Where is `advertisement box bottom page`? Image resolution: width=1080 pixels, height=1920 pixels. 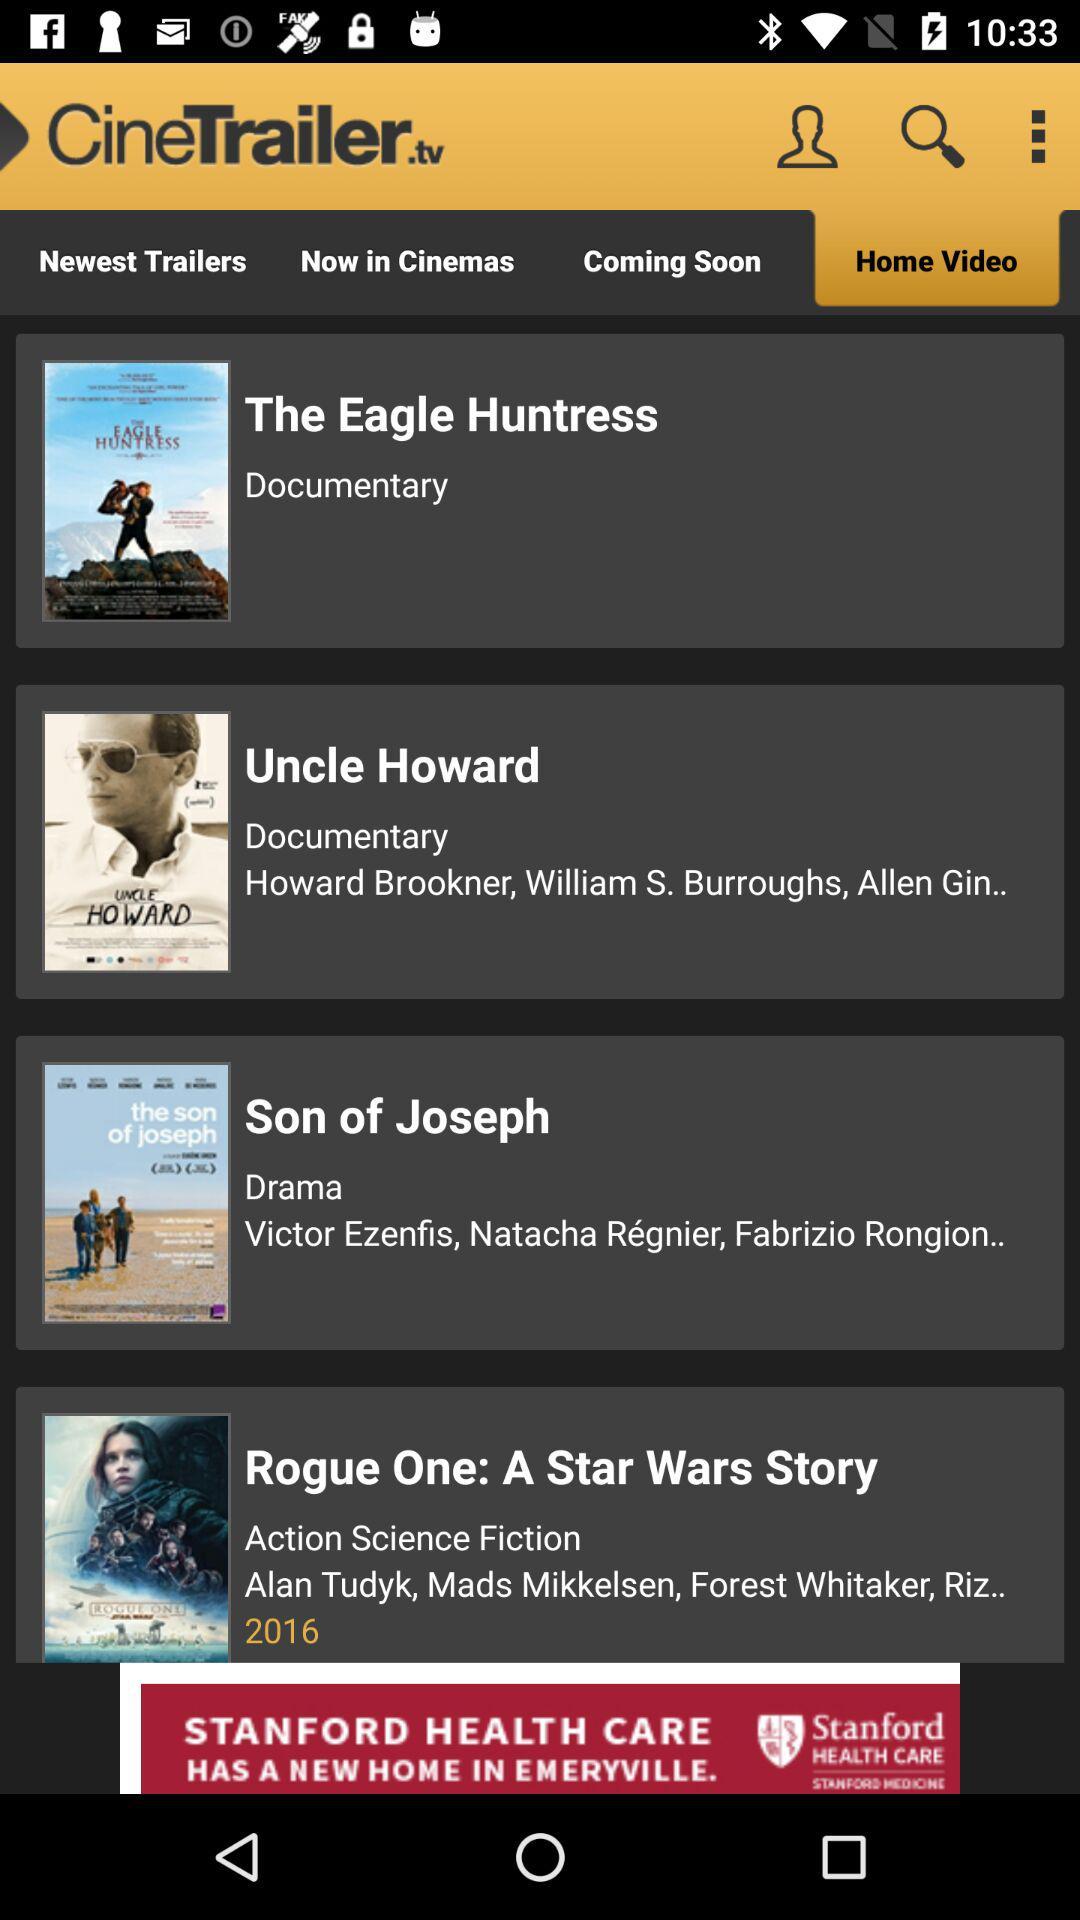 advertisement box bottom page is located at coordinates (540, 1727).